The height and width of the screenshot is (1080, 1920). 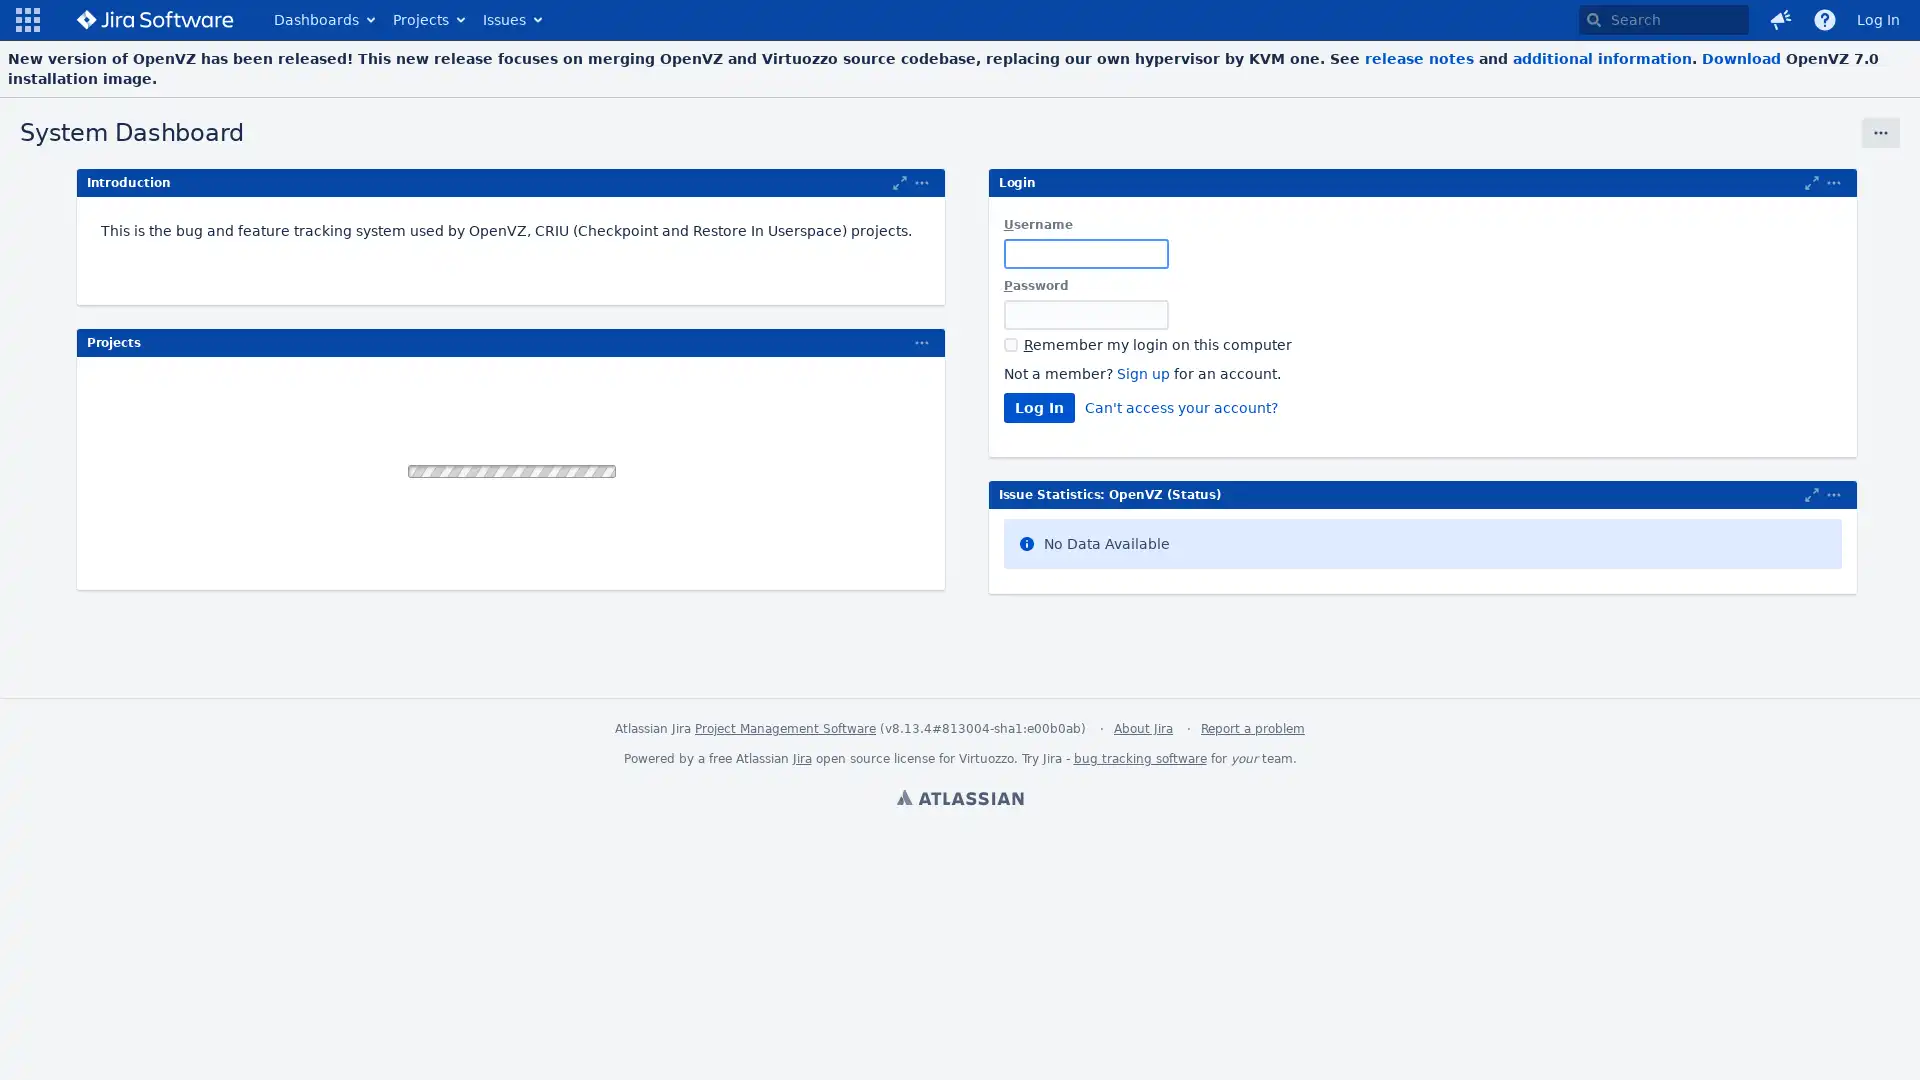 I want to click on Maximize, so click(x=901, y=182).